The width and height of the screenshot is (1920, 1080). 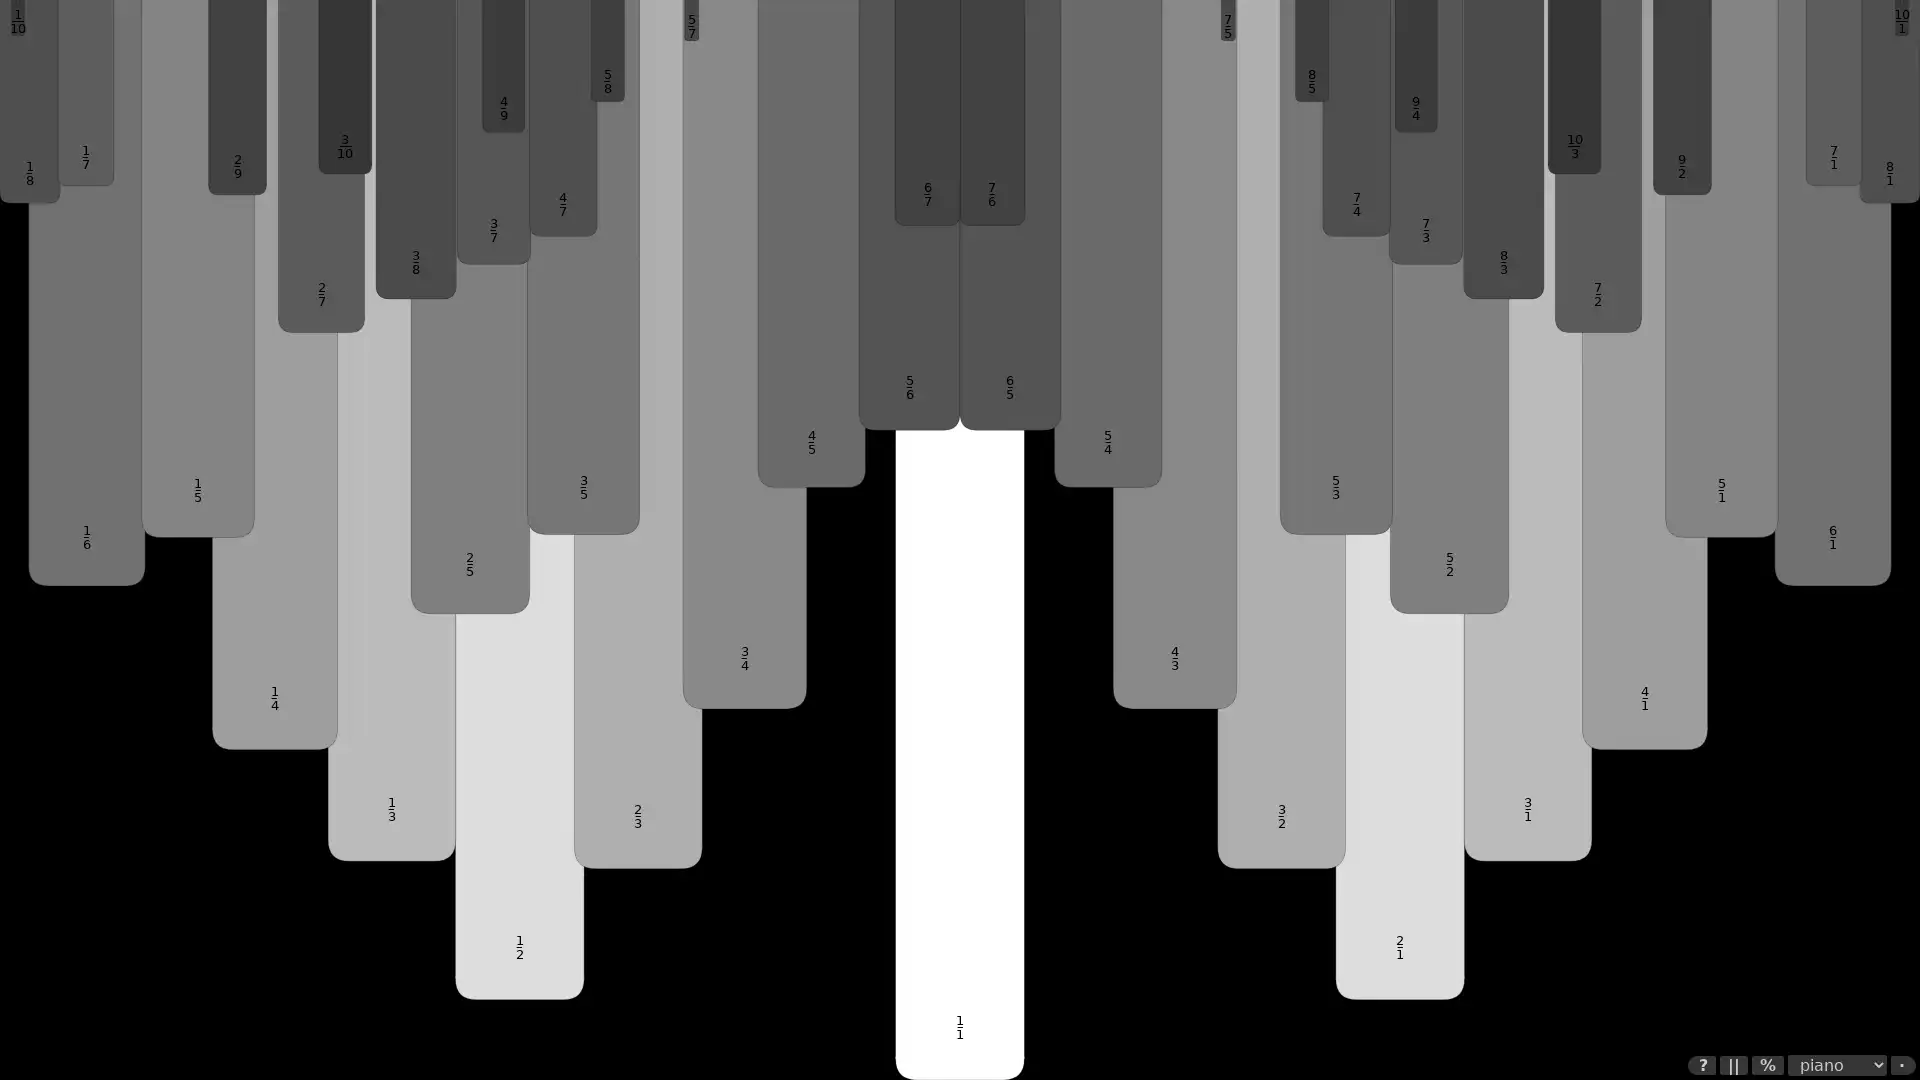 What do you see at coordinates (1731, 1064) in the screenshot?
I see `||` at bounding box center [1731, 1064].